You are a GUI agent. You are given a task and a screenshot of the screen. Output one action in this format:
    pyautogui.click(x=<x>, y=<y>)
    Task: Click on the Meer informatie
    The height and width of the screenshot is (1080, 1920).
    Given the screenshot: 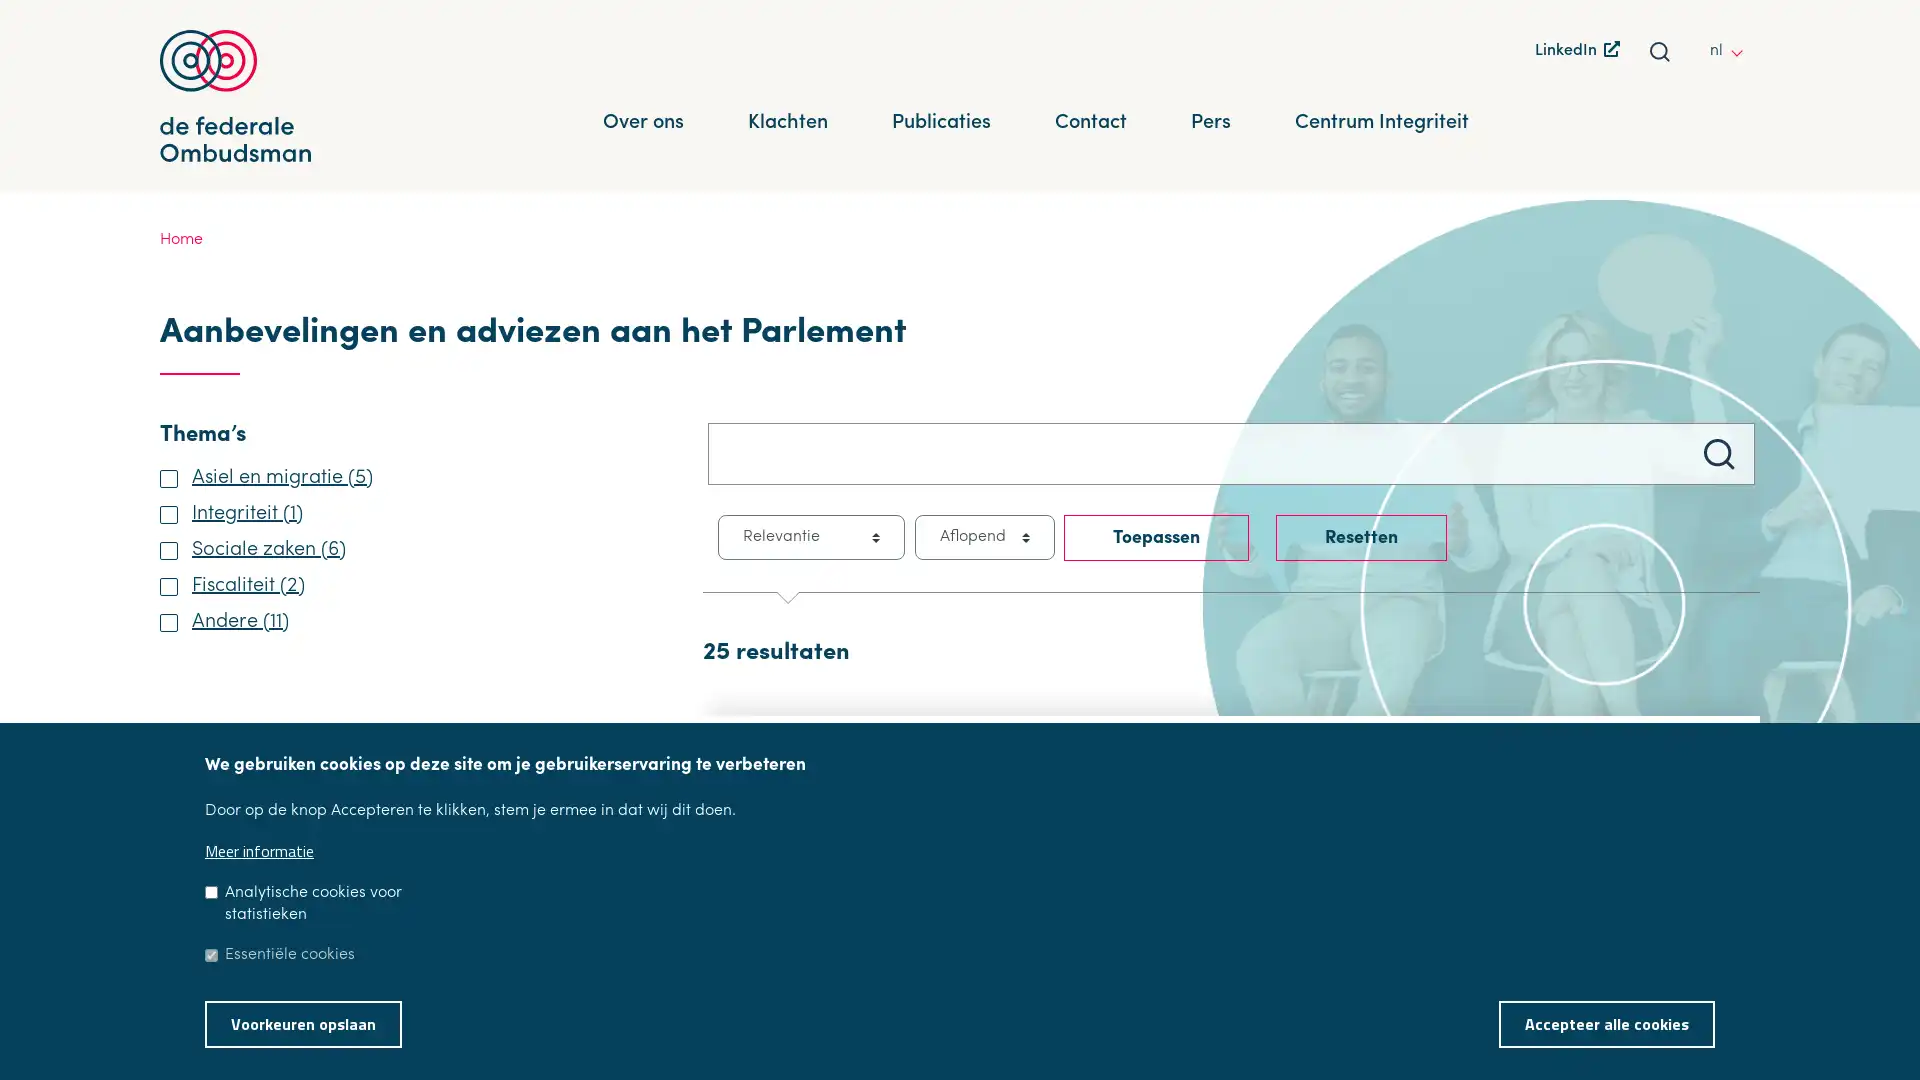 What is the action you would take?
    pyautogui.click(x=258, y=851)
    